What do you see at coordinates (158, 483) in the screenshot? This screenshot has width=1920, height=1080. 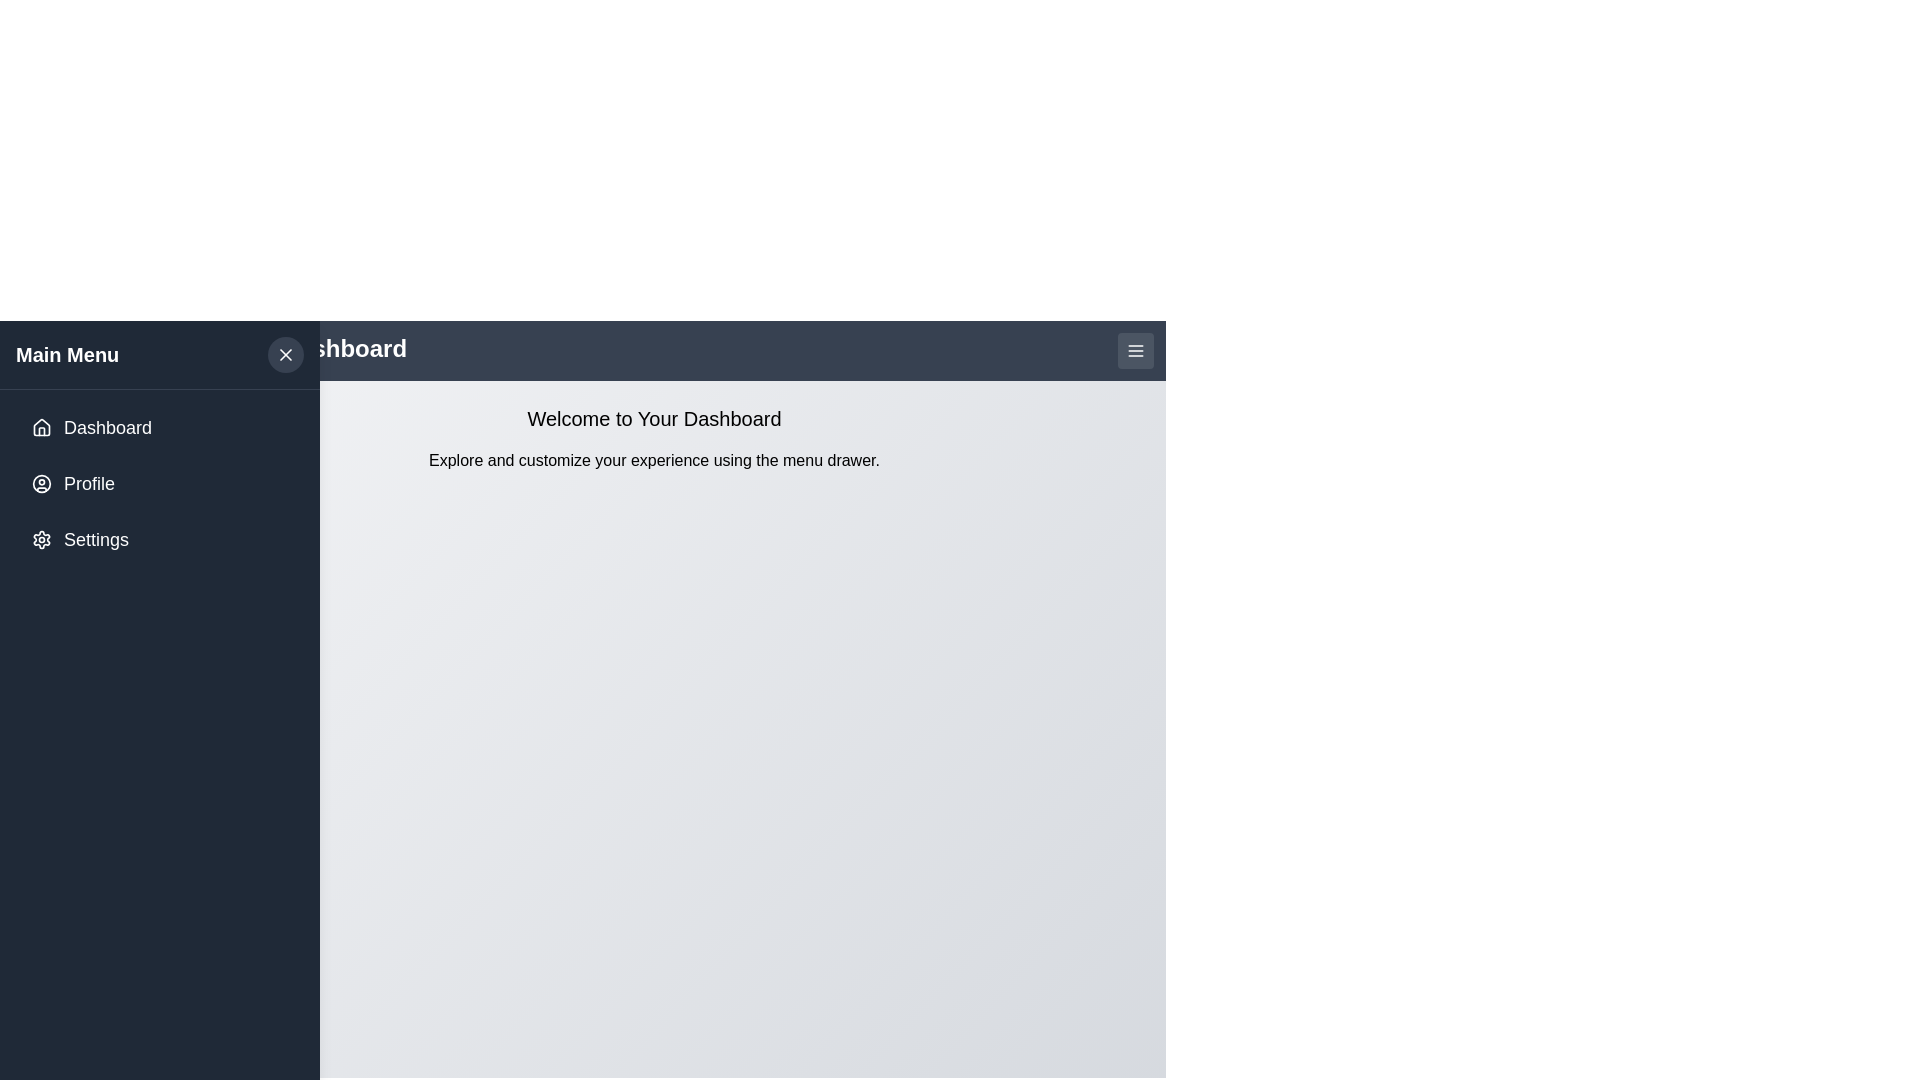 I see `the 'Profile' menu item, which is the second item in the vertical list under the 'Main Menu'` at bounding box center [158, 483].